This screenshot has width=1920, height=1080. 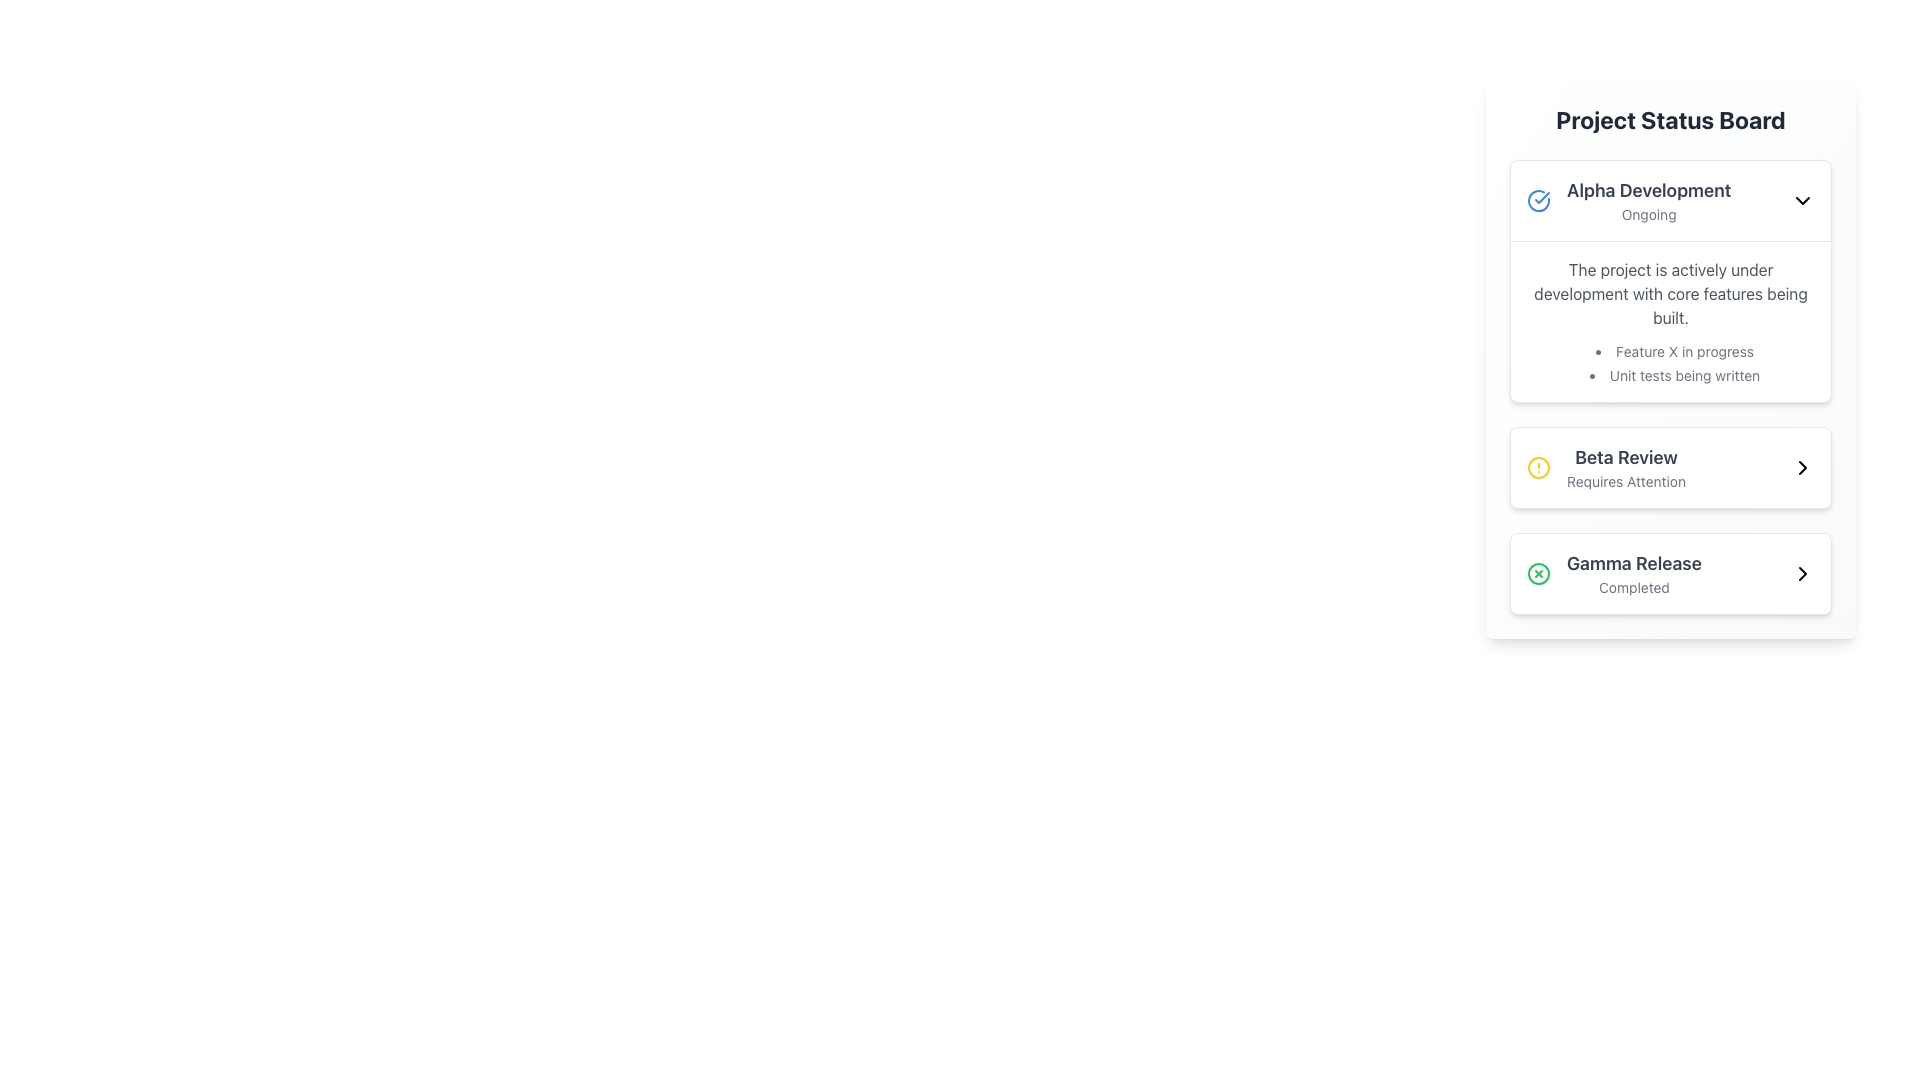 What do you see at coordinates (1670, 363) in the screenshot?
I see `the unordered list containing 'Feature X in progress' and 'Unit tests being written', located in the 'Alpha Development' section of the 'Project Status Board'` at bounding box center [1670, 363].